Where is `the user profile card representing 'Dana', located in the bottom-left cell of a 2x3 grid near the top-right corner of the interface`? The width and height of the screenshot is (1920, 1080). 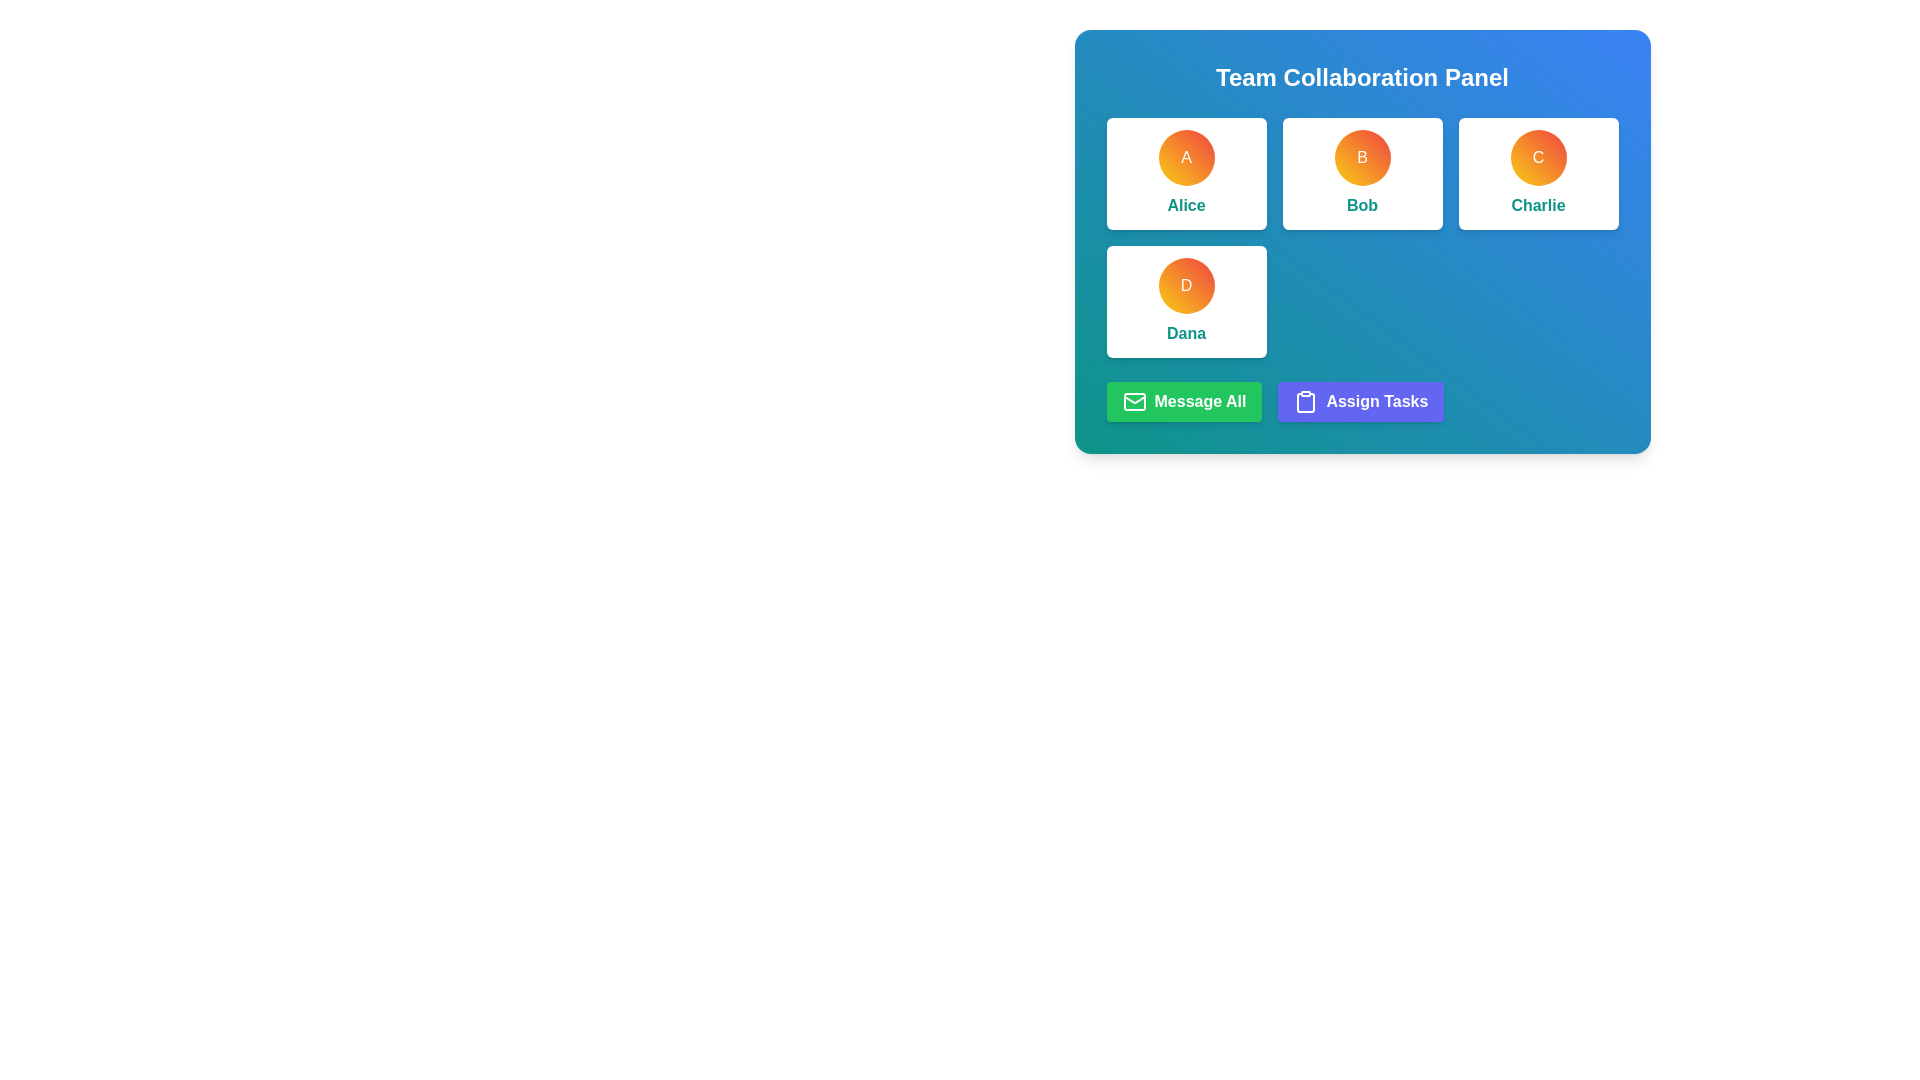 the user profile card representing 'Dana', located in the bottom-left cell of a 2x3 grid near the top-right corner of the interface is located at coordinates (1186, 301).